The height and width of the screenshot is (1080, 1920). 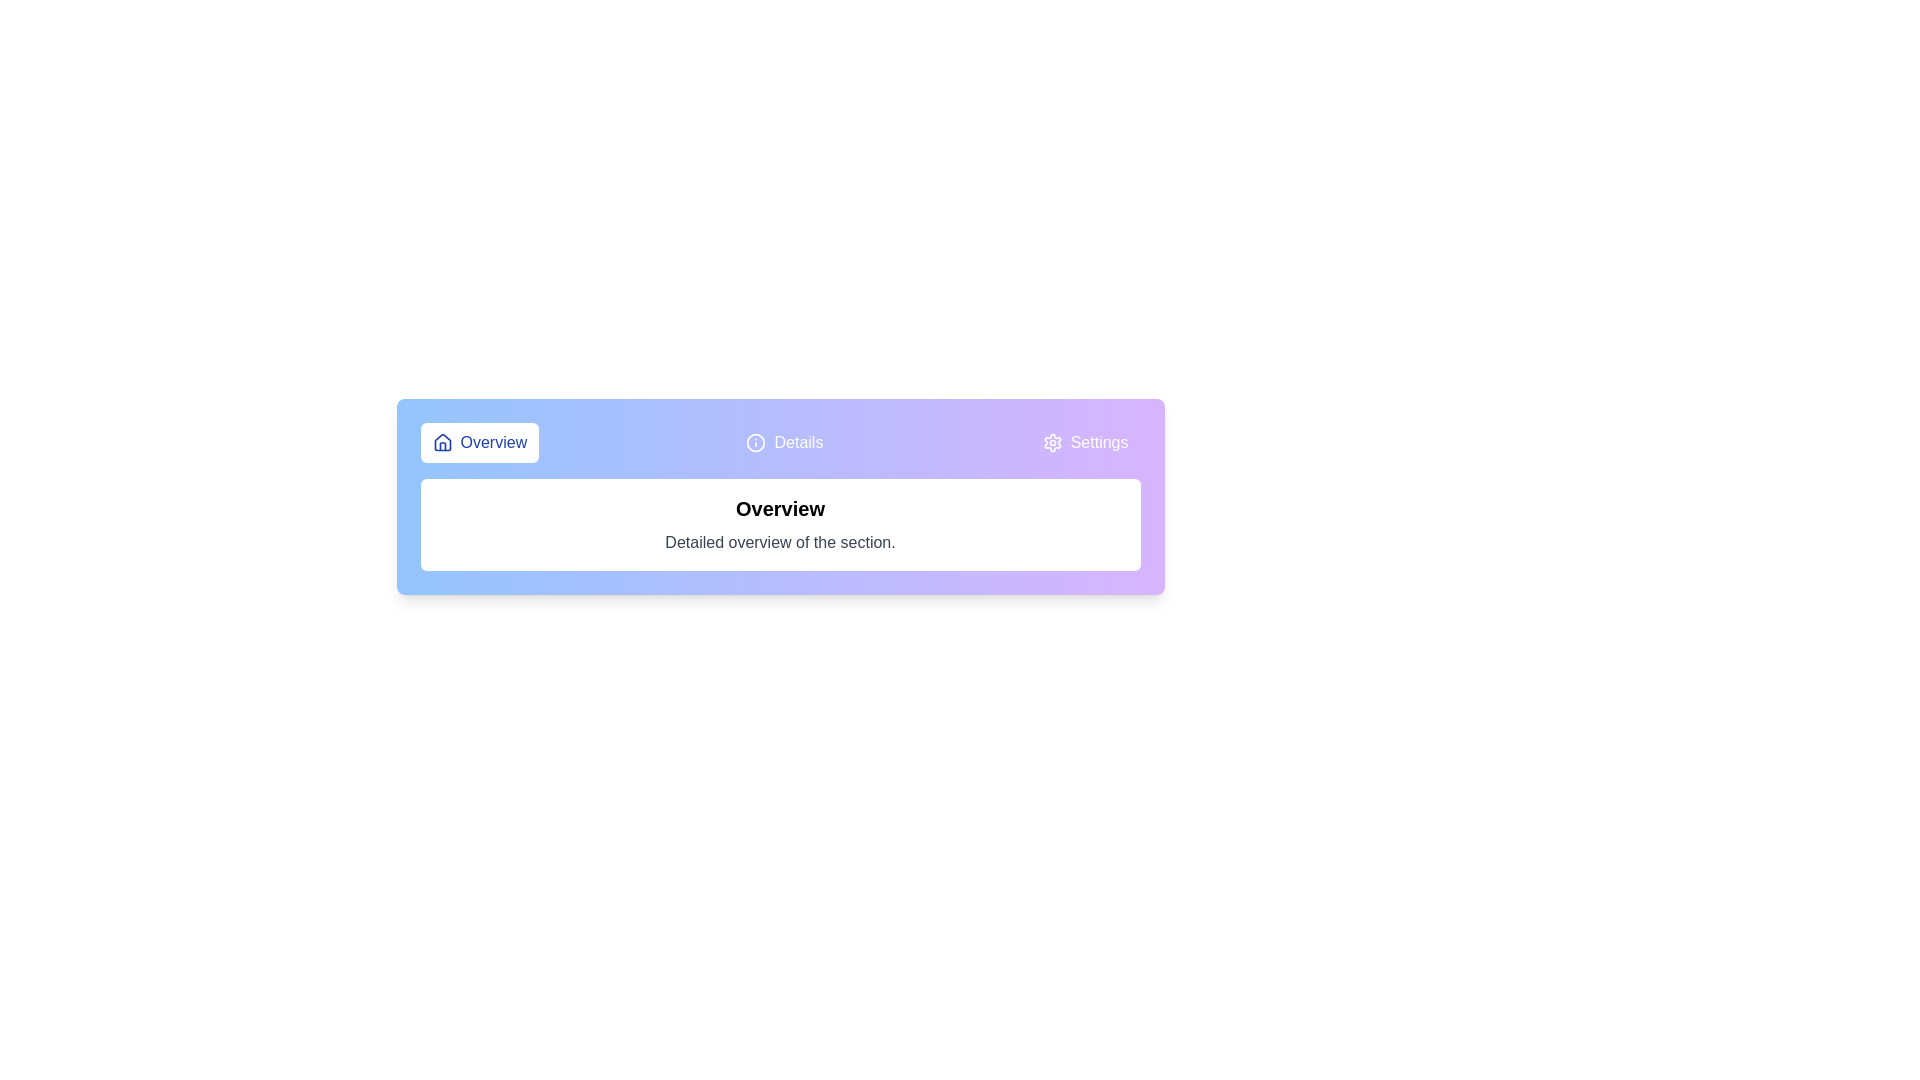 What do you see at coordinates (755, 442) in the screenshot?
I see `the circular outline of the 'Details' icon located centrally among the navigation options at the top of the interface` at bounding box center [755, 442].